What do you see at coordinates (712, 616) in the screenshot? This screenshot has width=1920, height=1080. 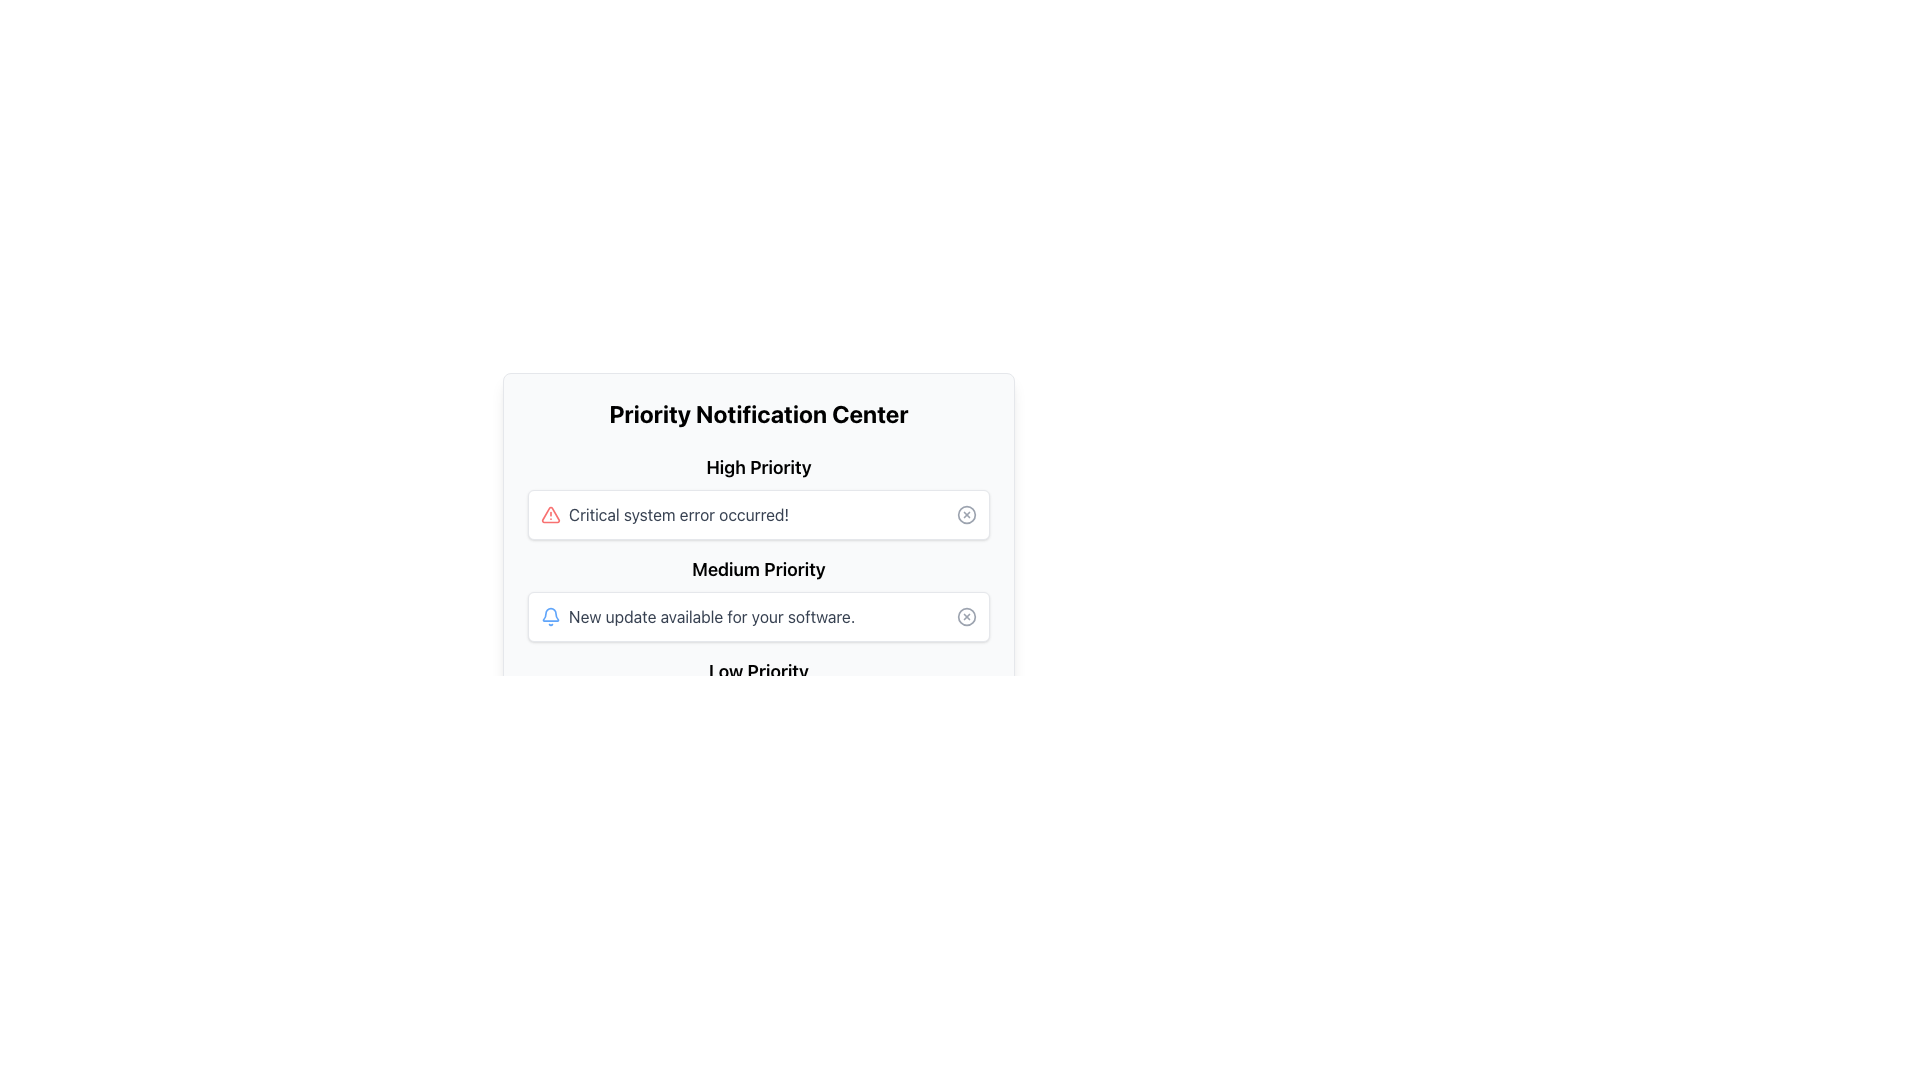 I see `the notification message indicating the availability of a software update in the 'Medium Priority' section of the 'Priority Notification Center'` at bounding box center [712, 616].